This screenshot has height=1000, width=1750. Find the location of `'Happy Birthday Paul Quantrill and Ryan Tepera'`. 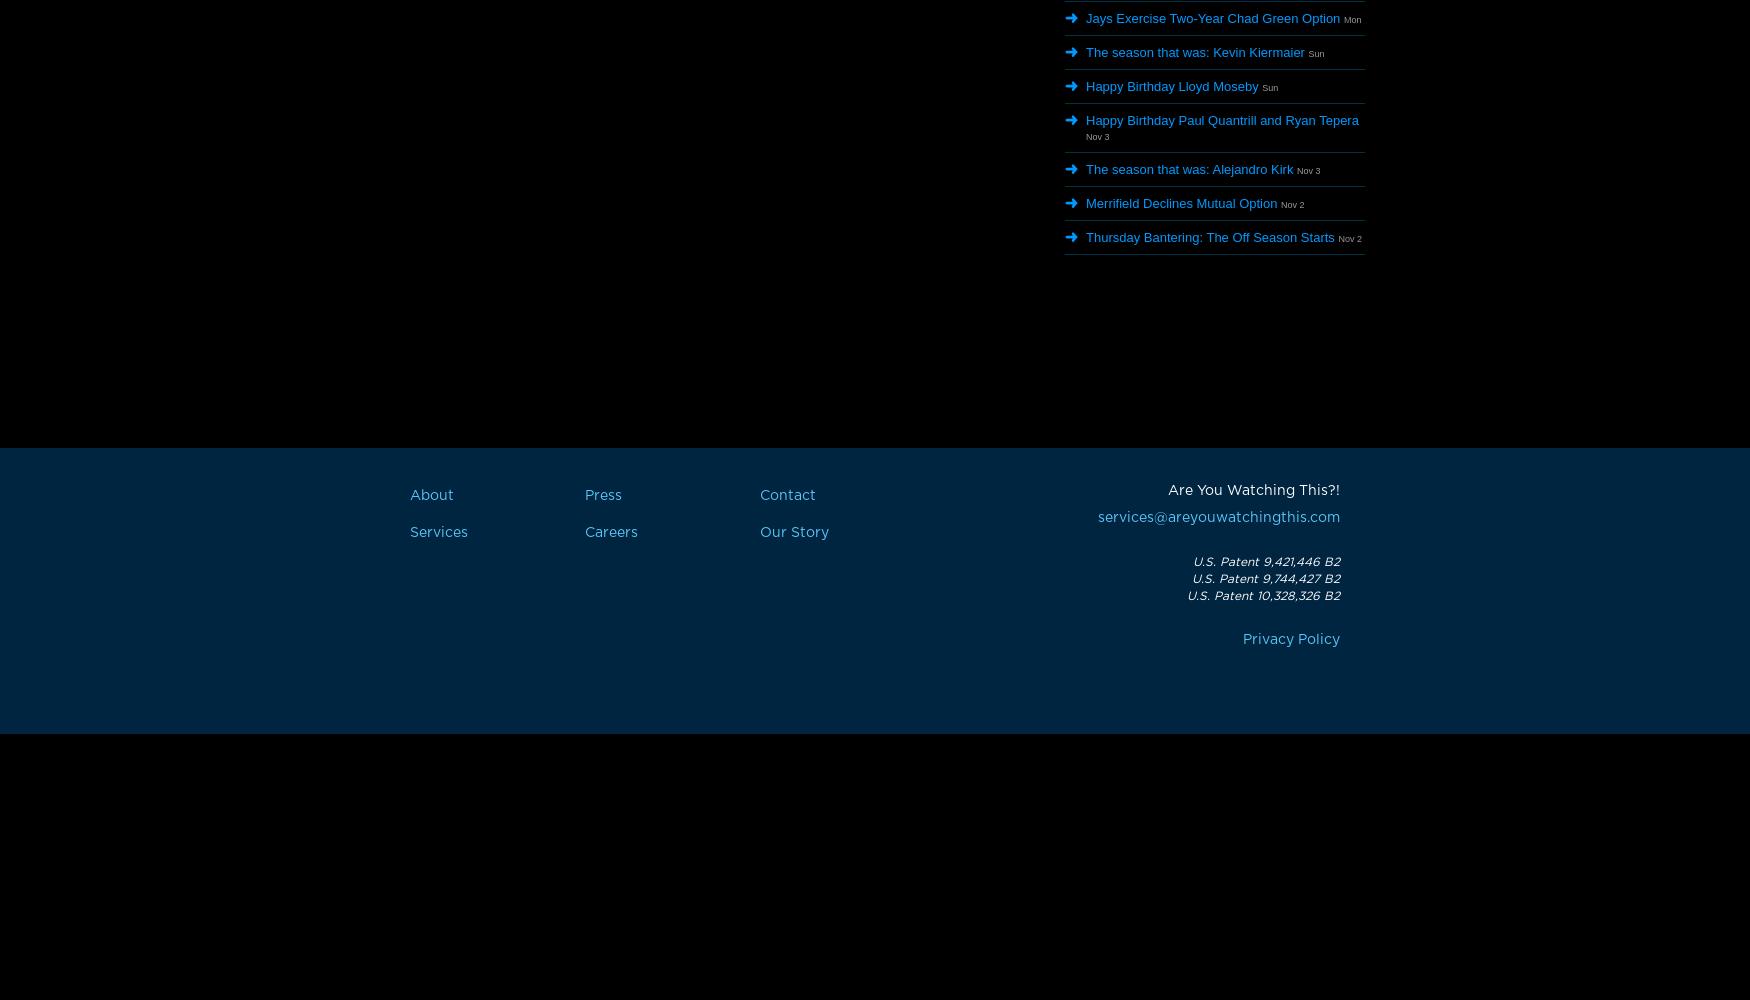

'Happy Birthday Paul Quantrill and Ryan Tepera' is located at coordinates (1222, 119).